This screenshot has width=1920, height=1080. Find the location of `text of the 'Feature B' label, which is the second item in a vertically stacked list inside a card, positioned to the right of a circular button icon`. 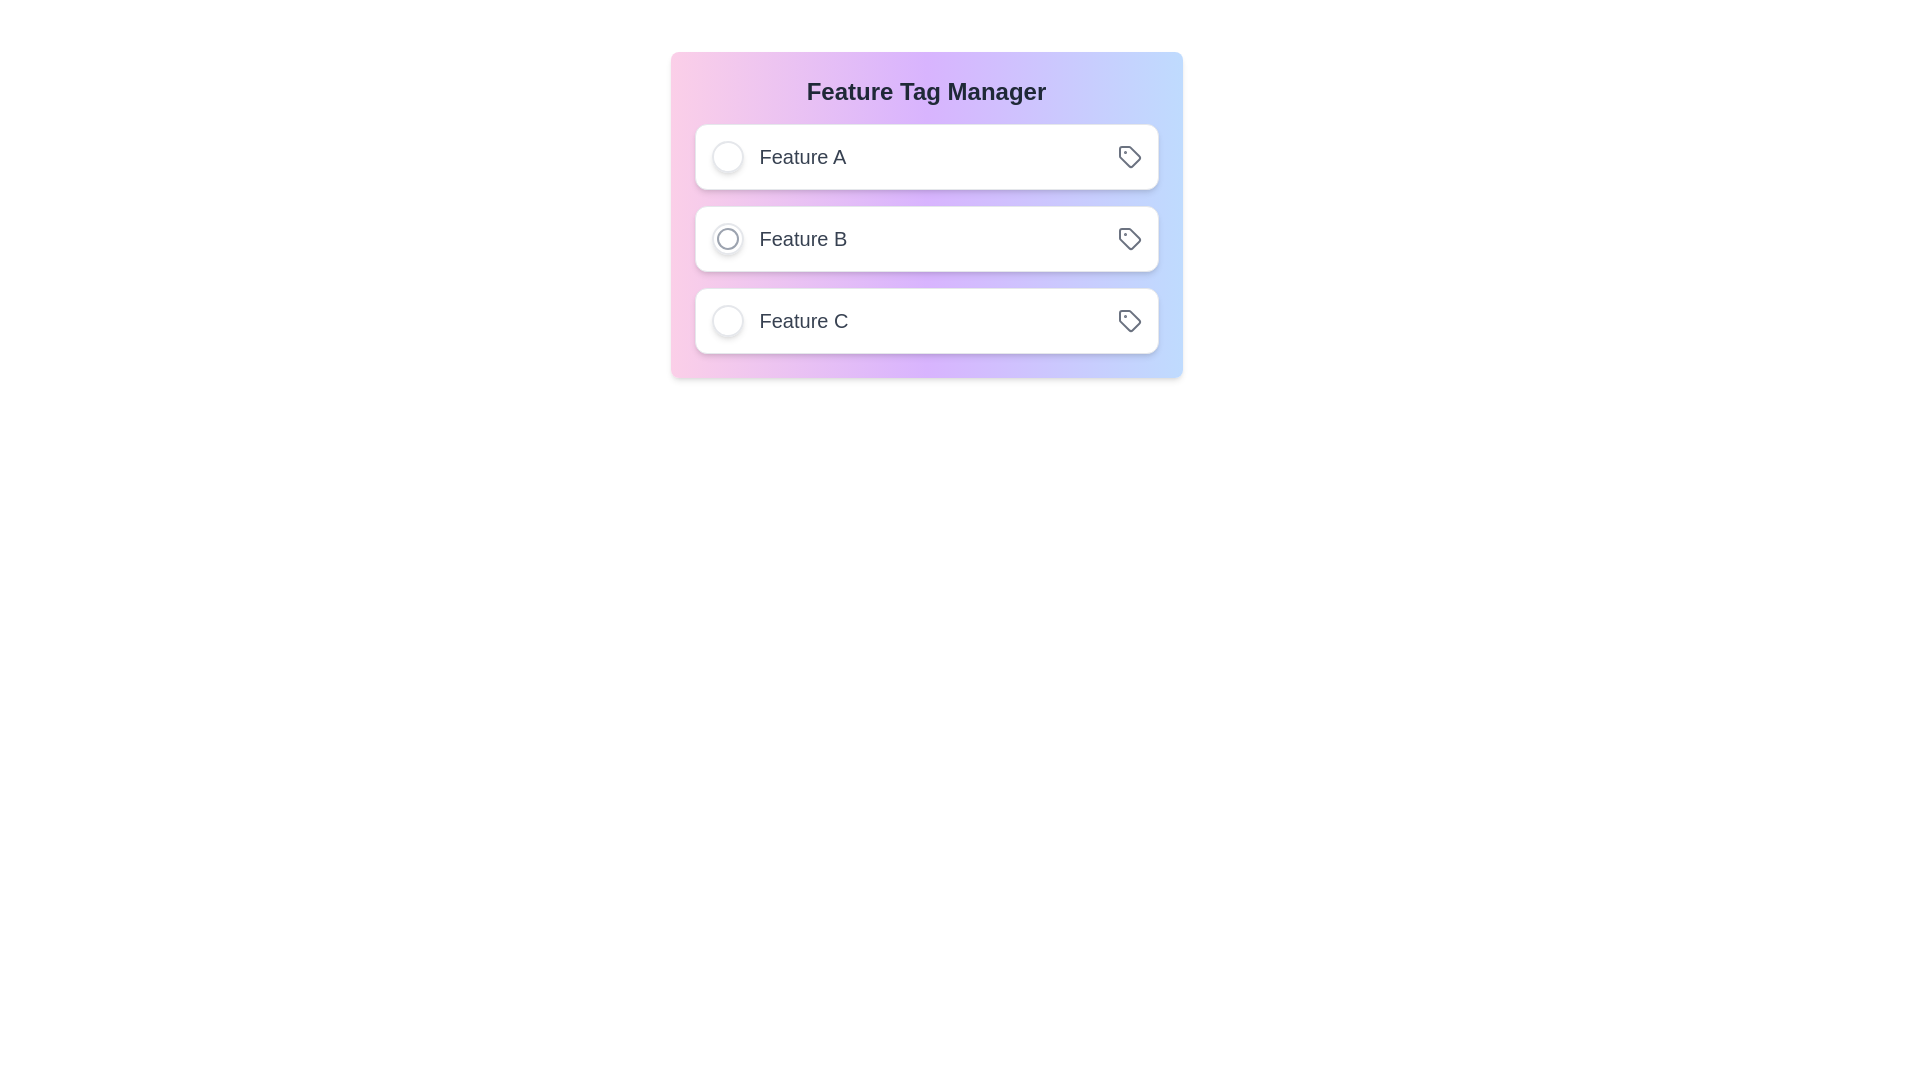

text of the 'Feature B' label, which is the second item in a vertically stacked list inside a card, positioned to the right of a circular button icon is located at coordinates (778, 238).